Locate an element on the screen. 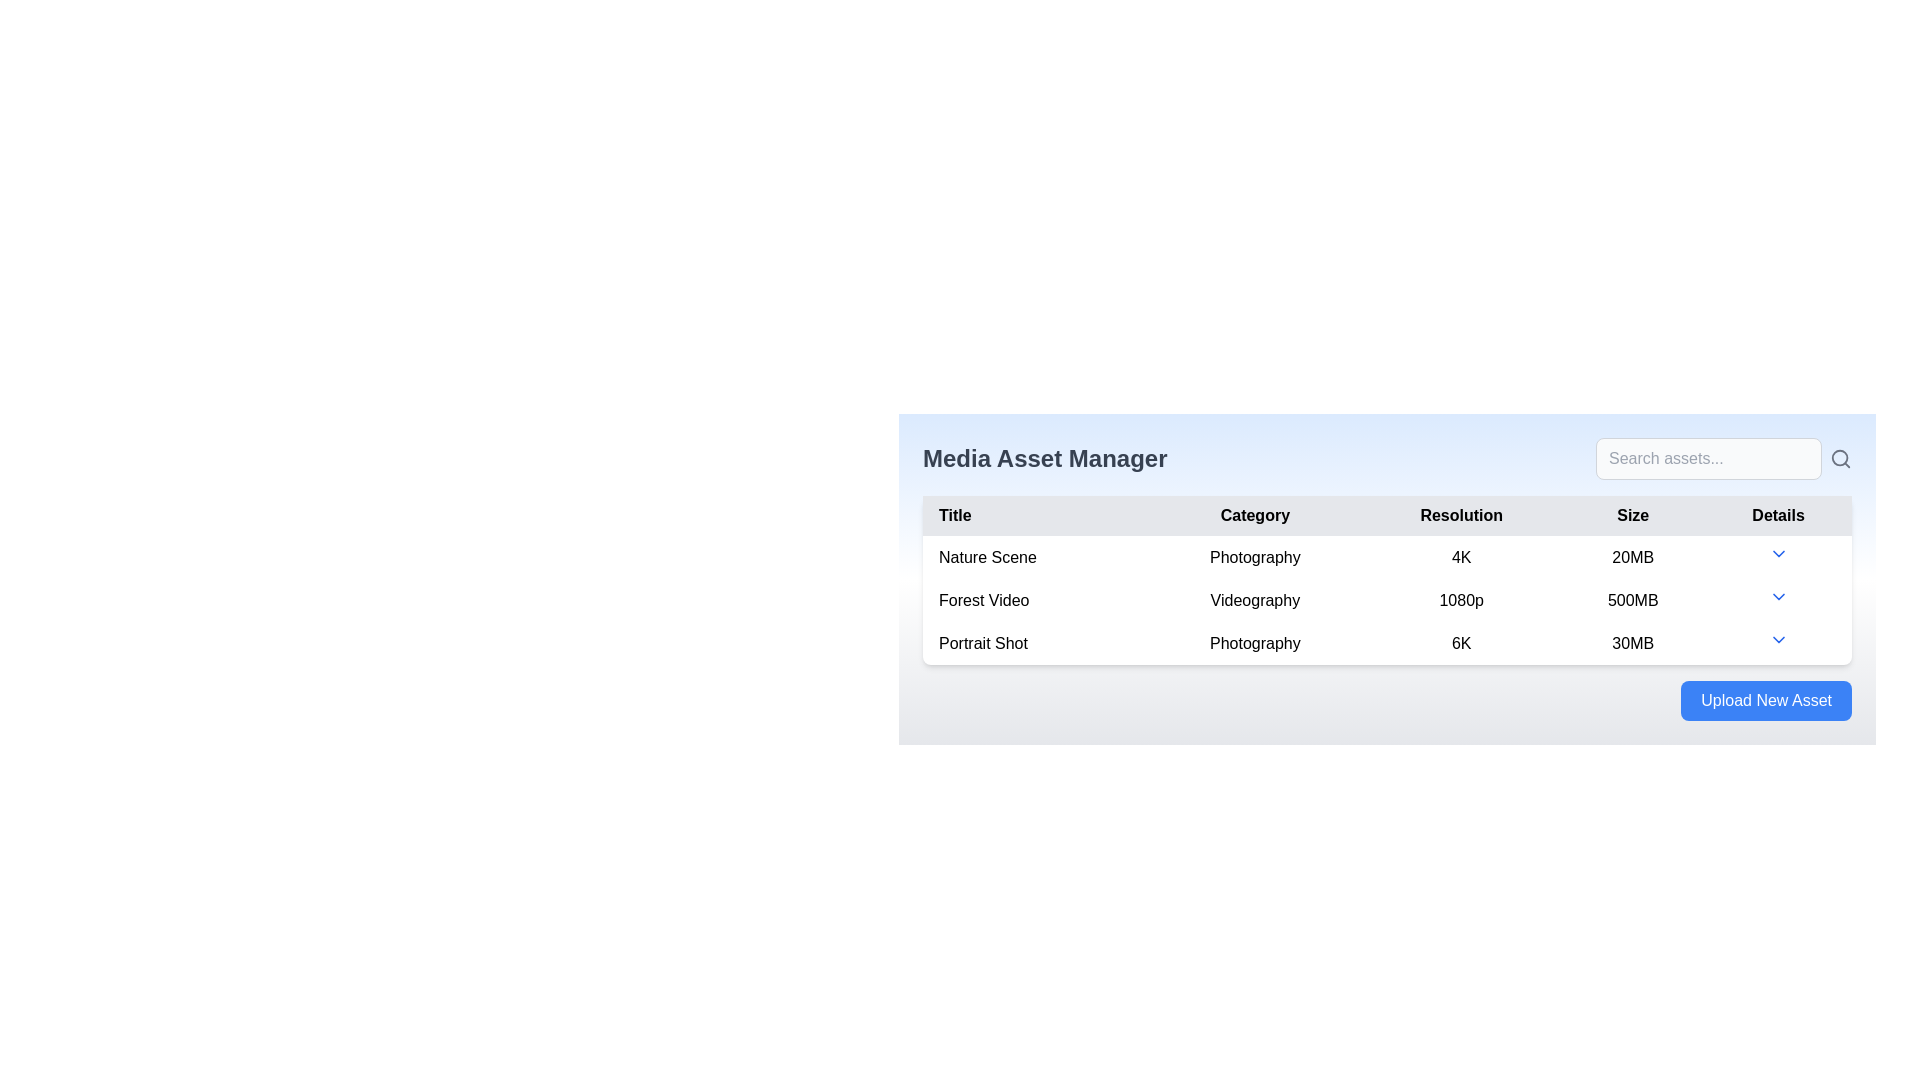 This screenshot has width=1920, height=1080. the Dropdown Icon located in the last column of the first row of the table in the 'Details' section is located at coordinates (1778, 554).